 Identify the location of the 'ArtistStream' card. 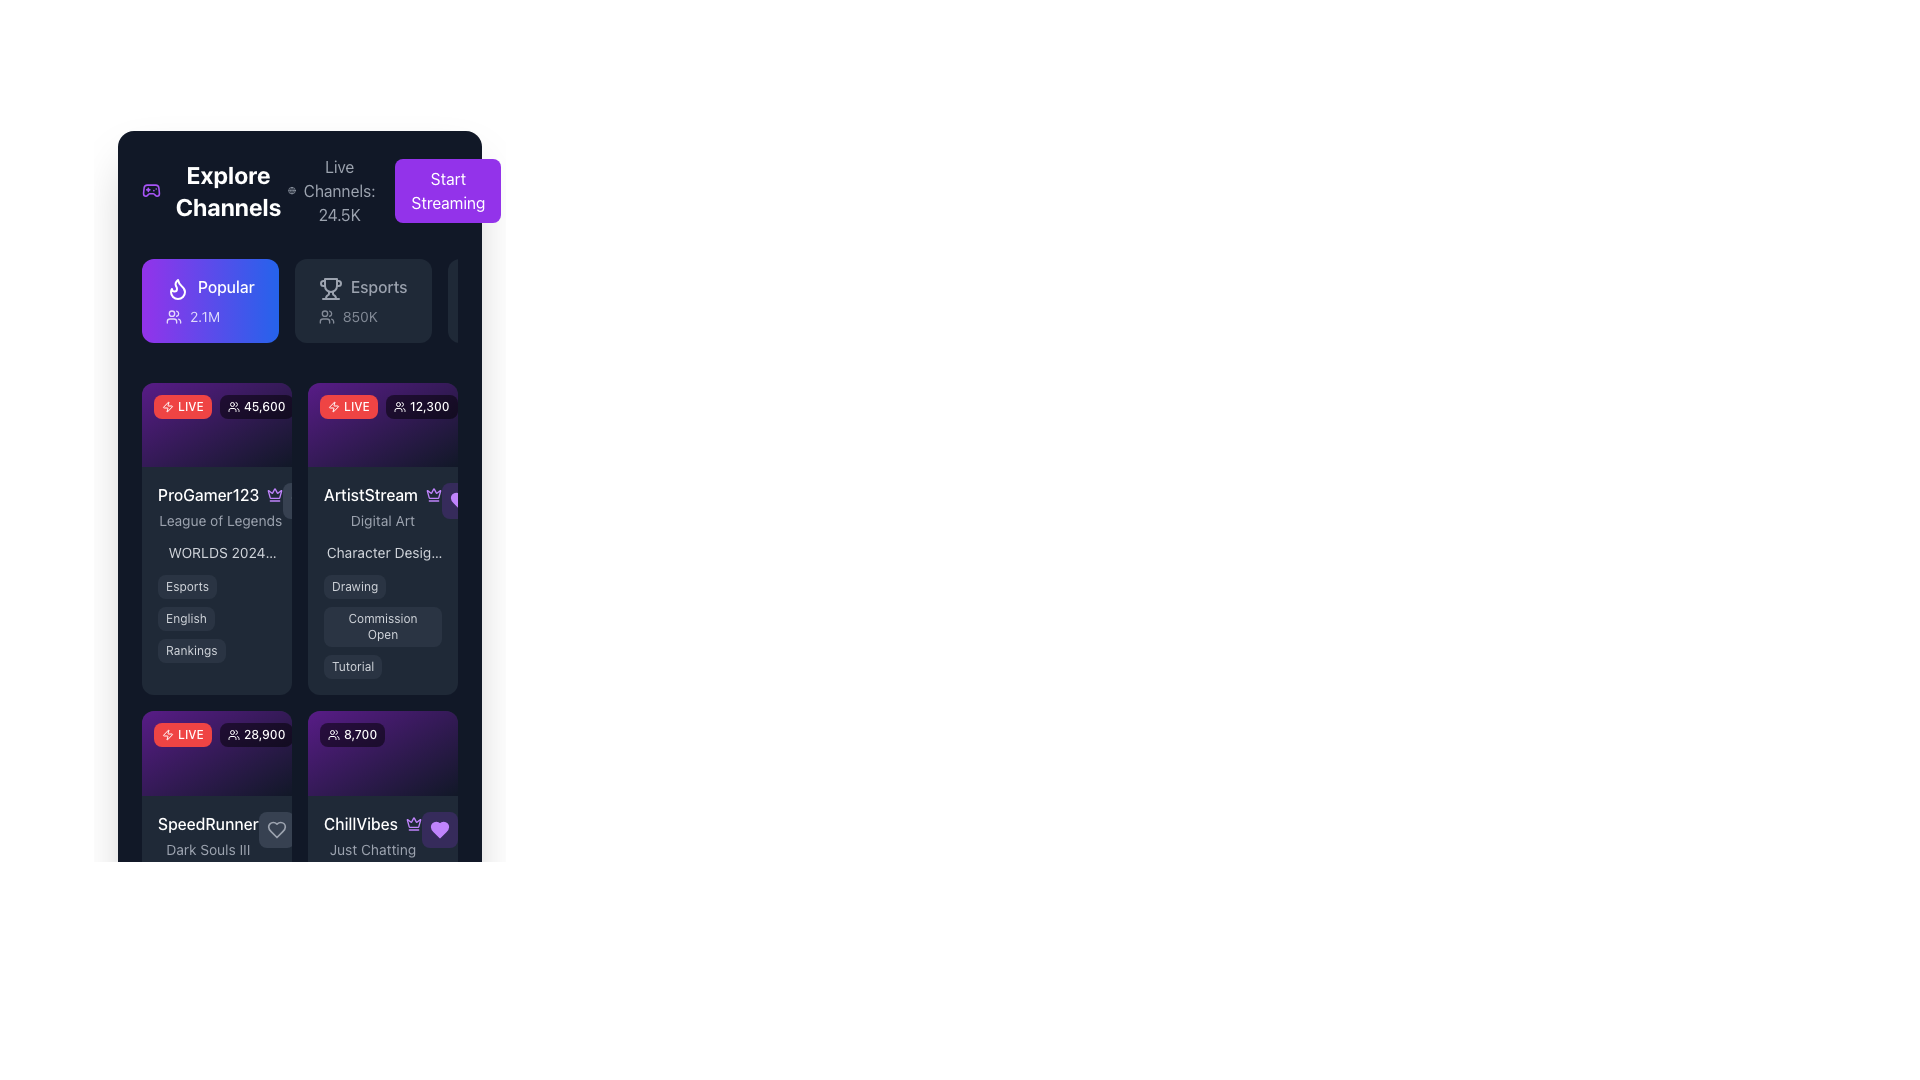
(383, 423).